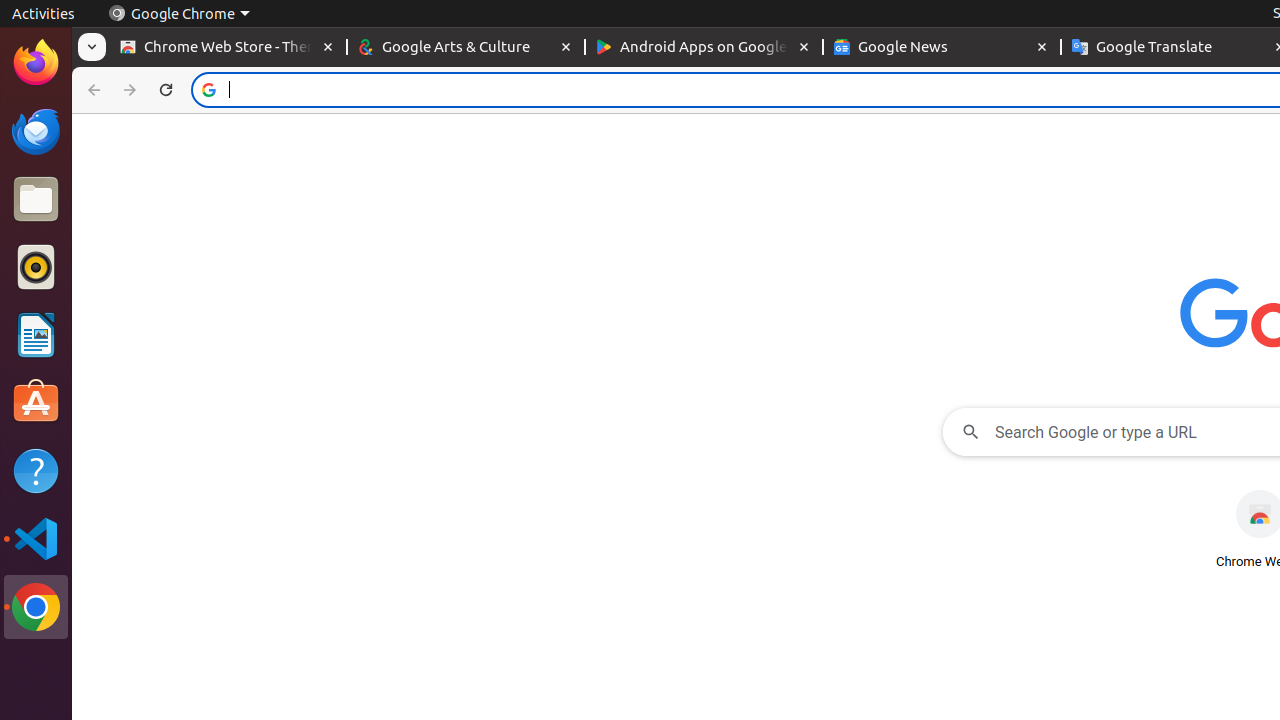 Image resolution: width=1280 pixels, height=720 pixels. Describe the element at coordinates (35, 265) in the screenshot. I see `'Rhythmbox'` at that location.